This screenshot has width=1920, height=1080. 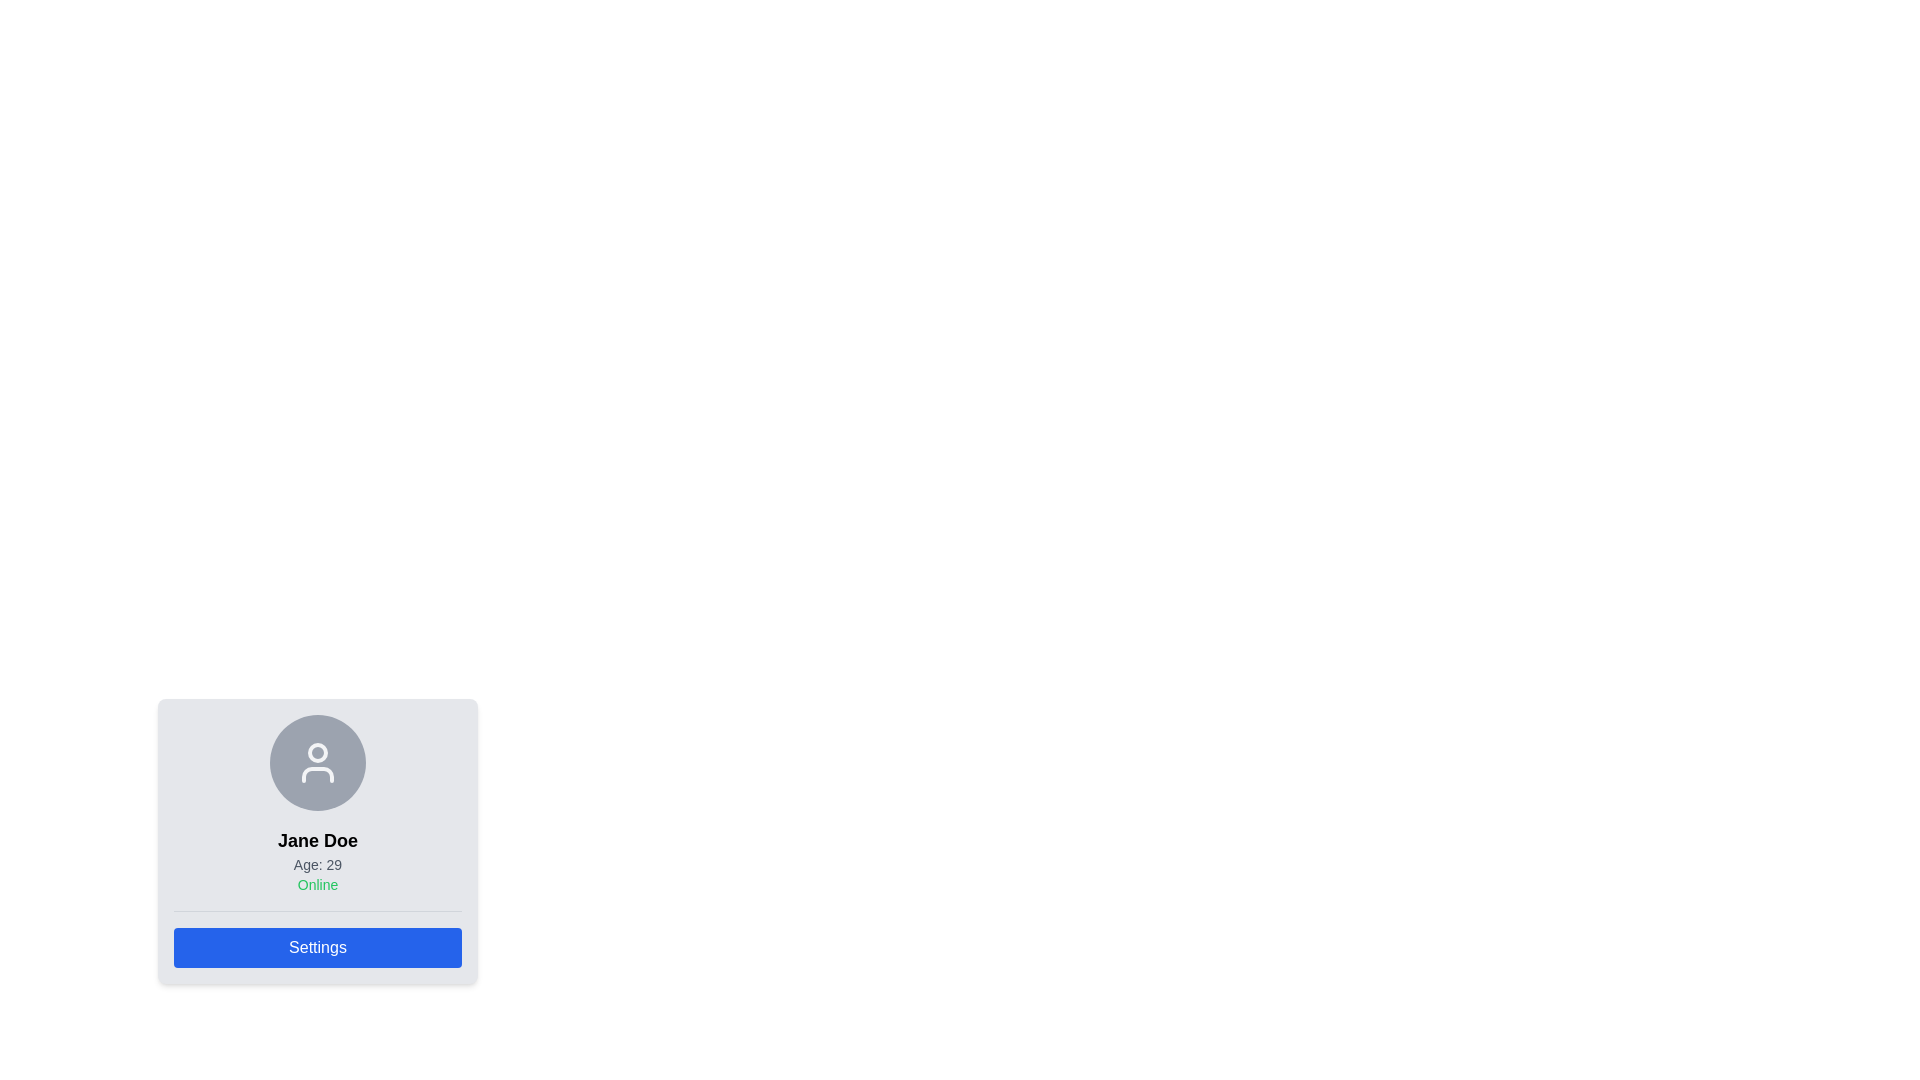 I want to click on the Avatar element located centrally above the user information text 'Jane Doe', 'Age: 29', and 'Online', so click(x=316, y=763).